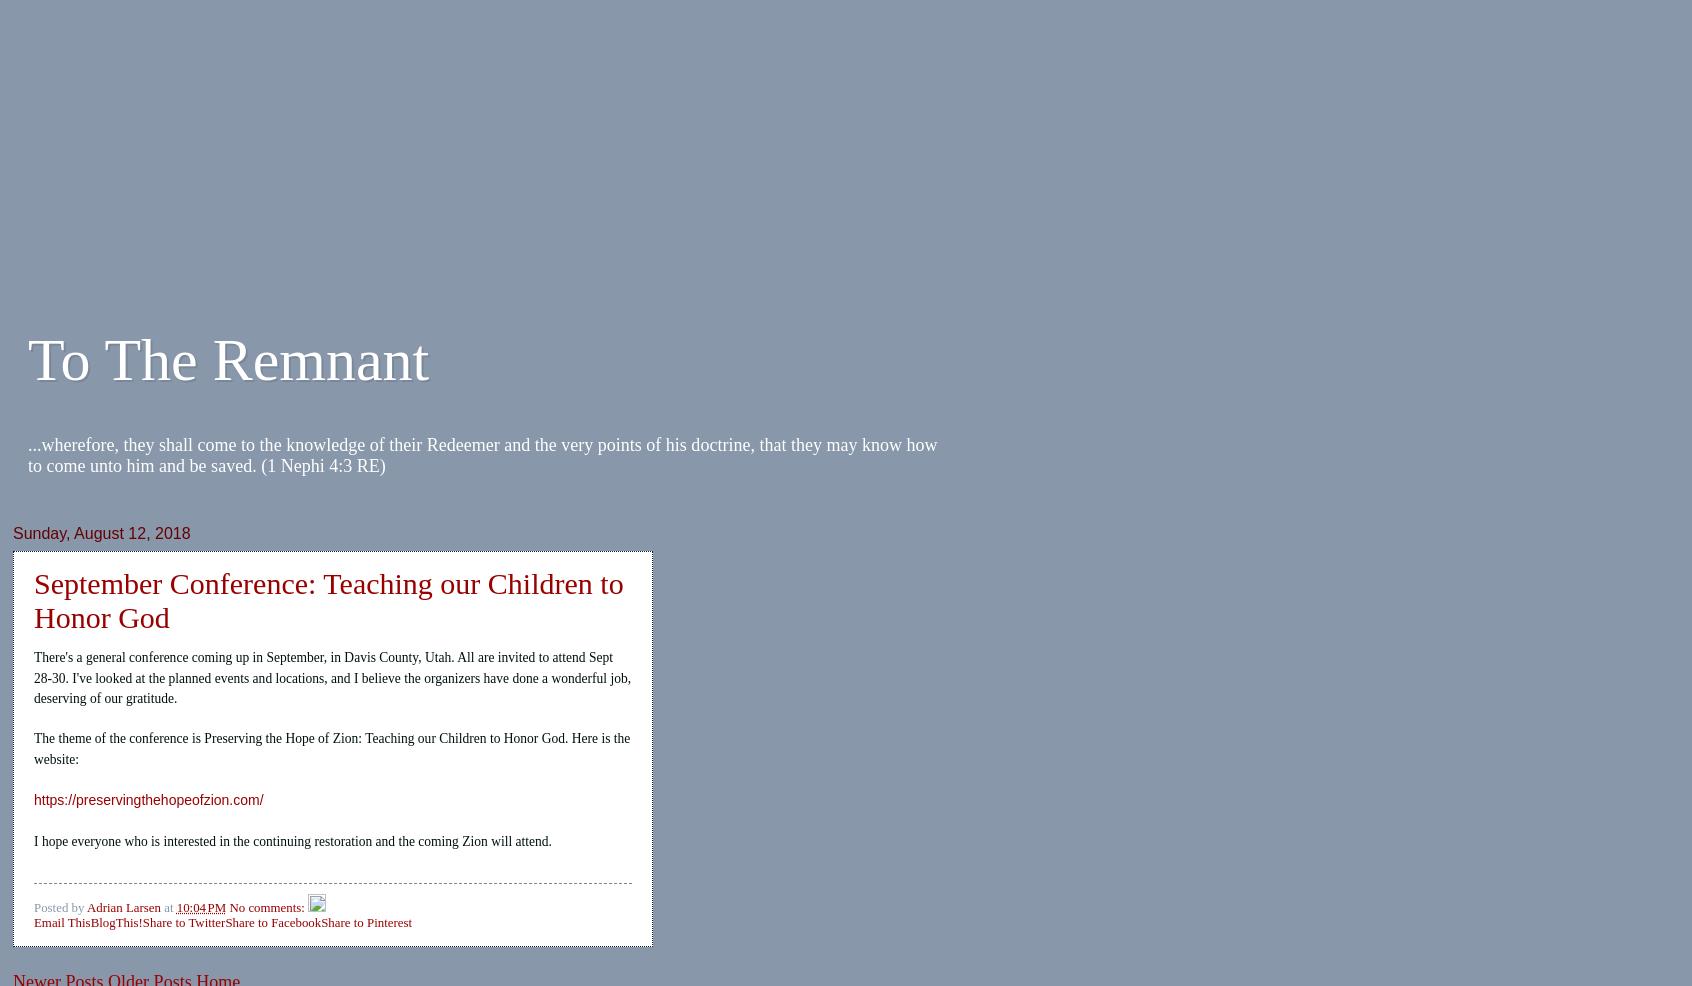  What do you see at coordinates (116, 922) in the screenshot?
I see `'BlogThis!'` at bounding box center [116, 922].